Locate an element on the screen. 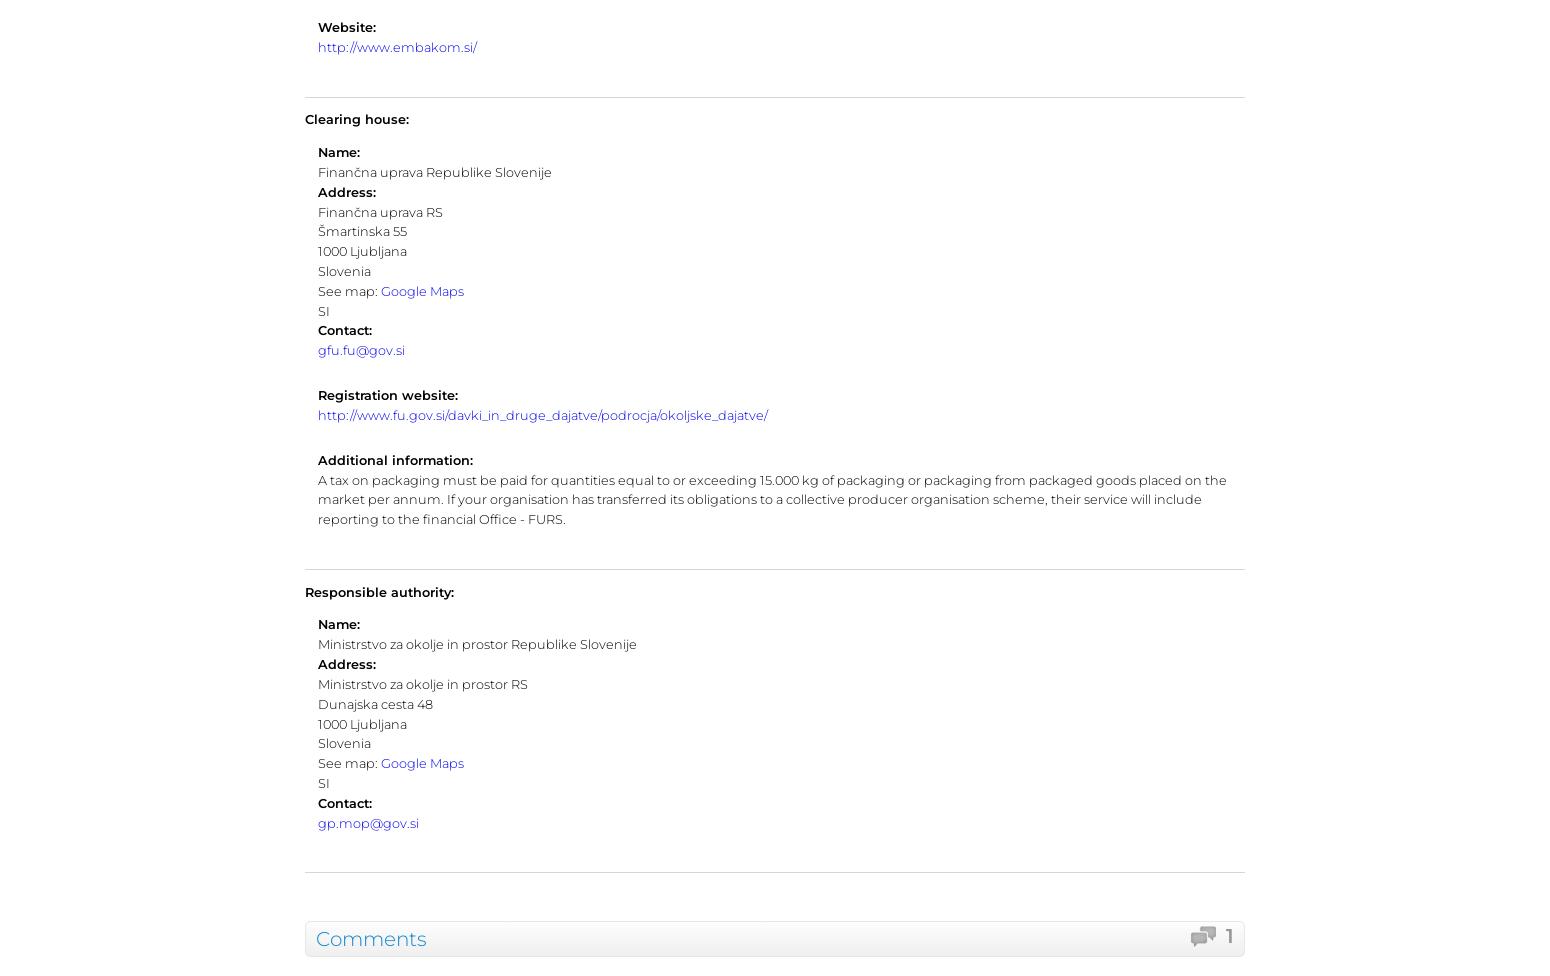 This screenshot has width=1550, height=976. 'A tax on packaging must be paid for quantities equal to or exceeding 15.000 kg of packaging or packaging from packaged goods placed on the market per annum. If your organisation has transferred its obligations to a collective producer organisation scheme, their service will include reporting to the financial Office - FURS.' is located at coordinates (315, 499).